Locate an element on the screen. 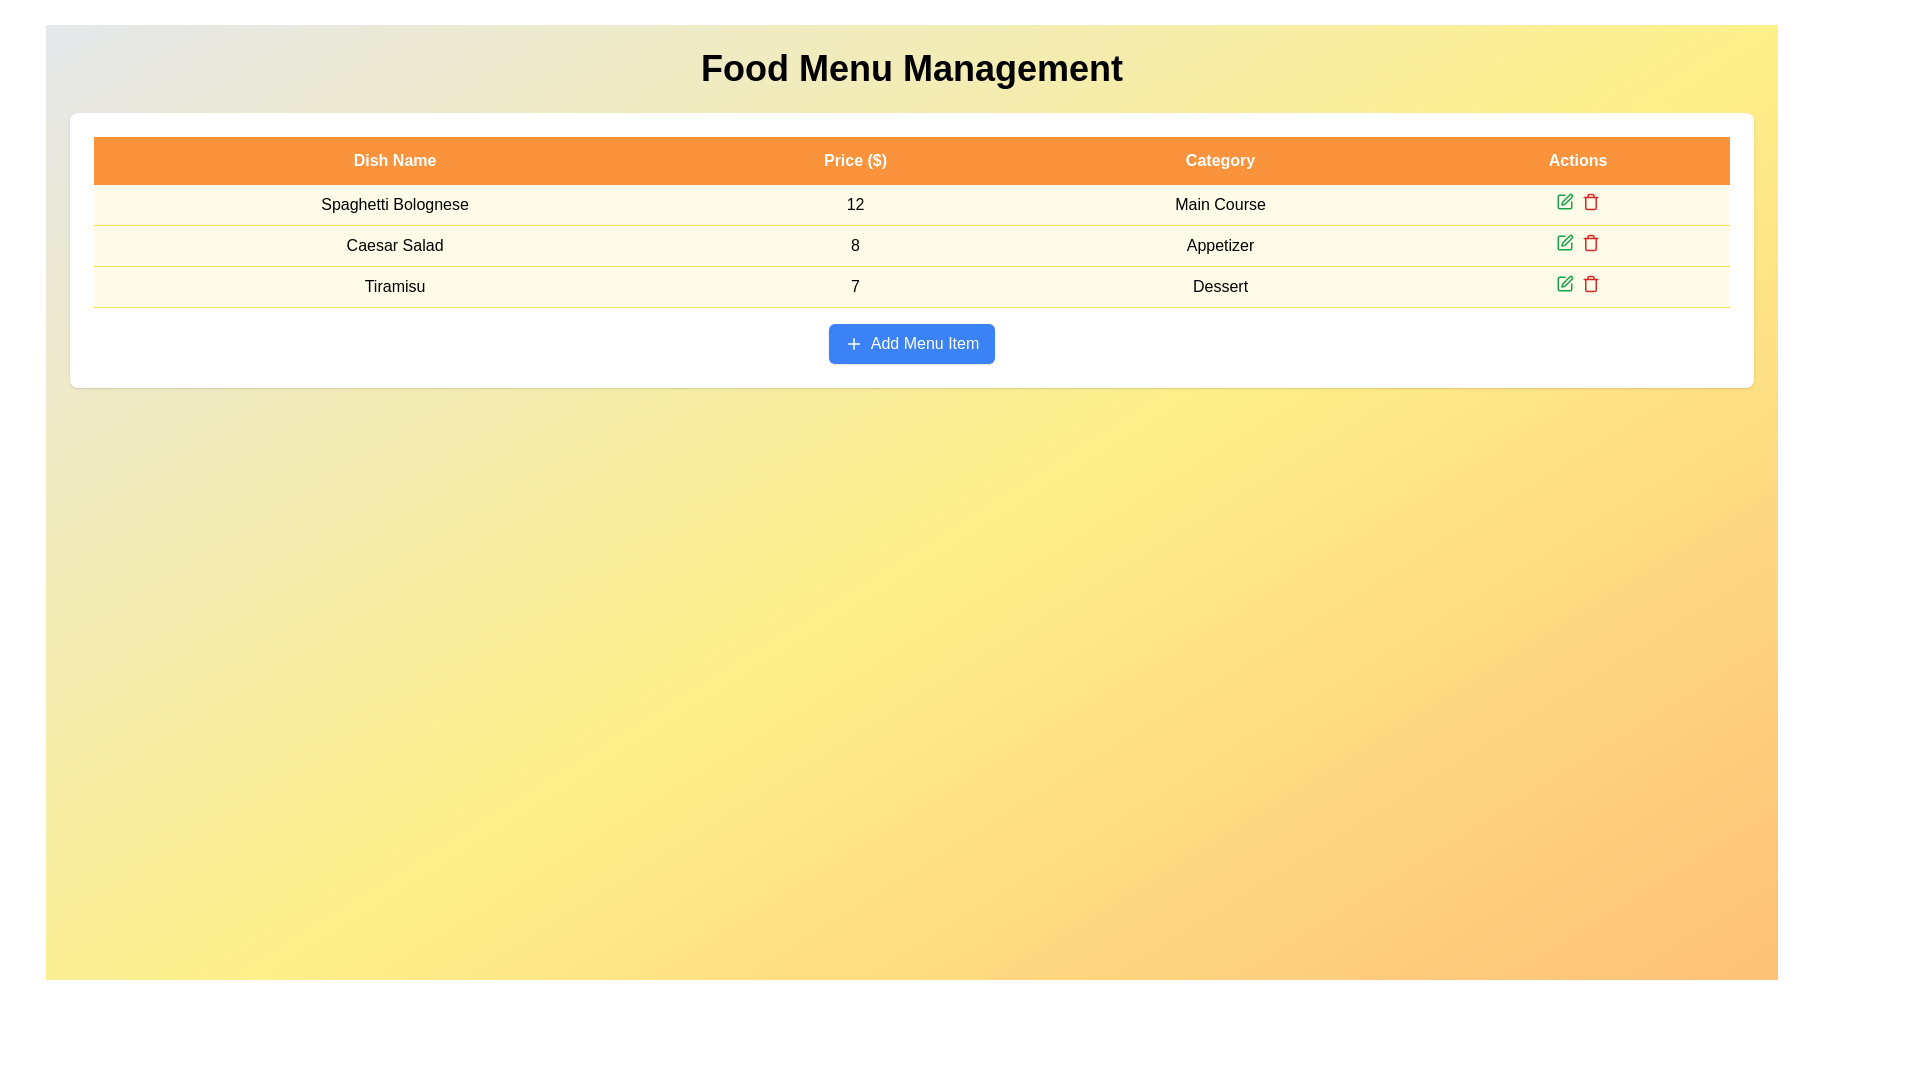 The height and width of the screenshot is (1080, 1920). the fourth column header cell in the table, which is positioned to the far right, indicating that the column contains action icons or controls is located at coordinates (1577, 160).